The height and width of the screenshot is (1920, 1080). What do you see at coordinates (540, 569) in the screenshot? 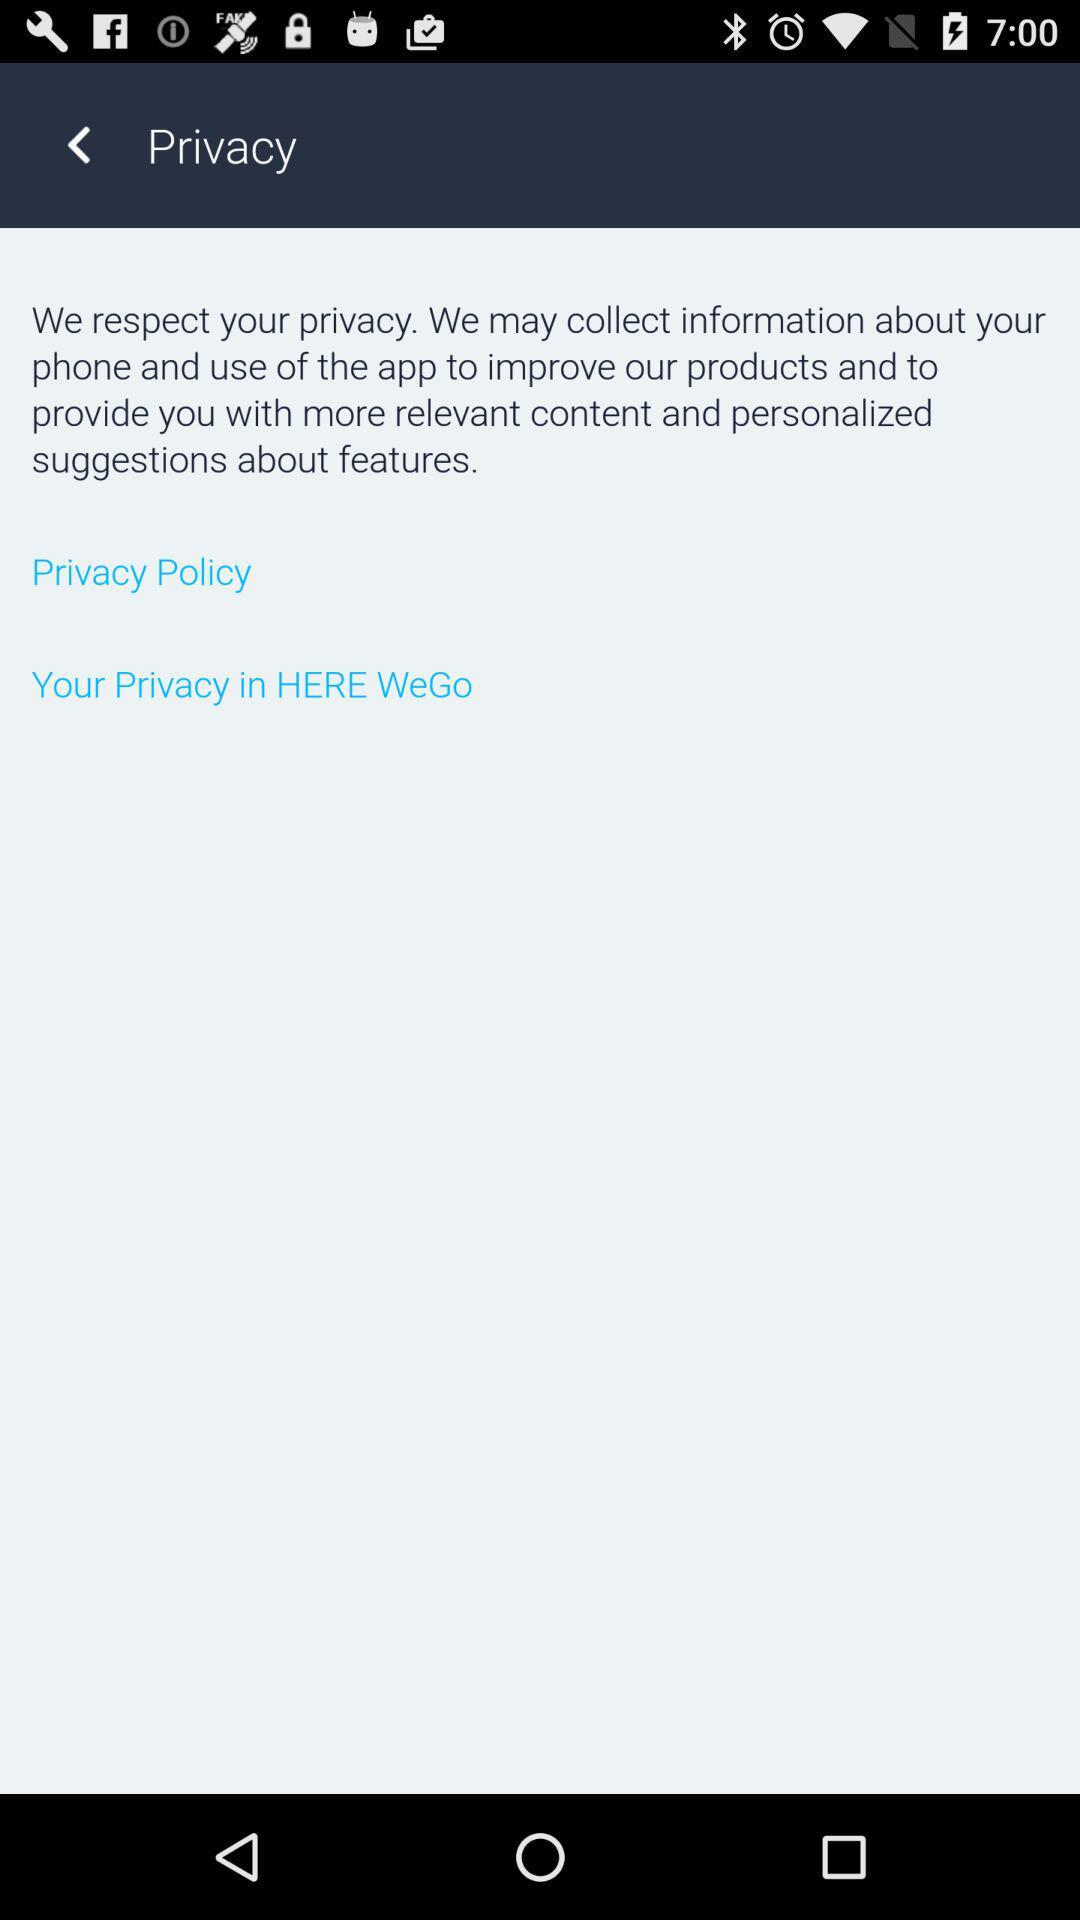
I see `privacy policy icon` at bounding box center [540, 569].